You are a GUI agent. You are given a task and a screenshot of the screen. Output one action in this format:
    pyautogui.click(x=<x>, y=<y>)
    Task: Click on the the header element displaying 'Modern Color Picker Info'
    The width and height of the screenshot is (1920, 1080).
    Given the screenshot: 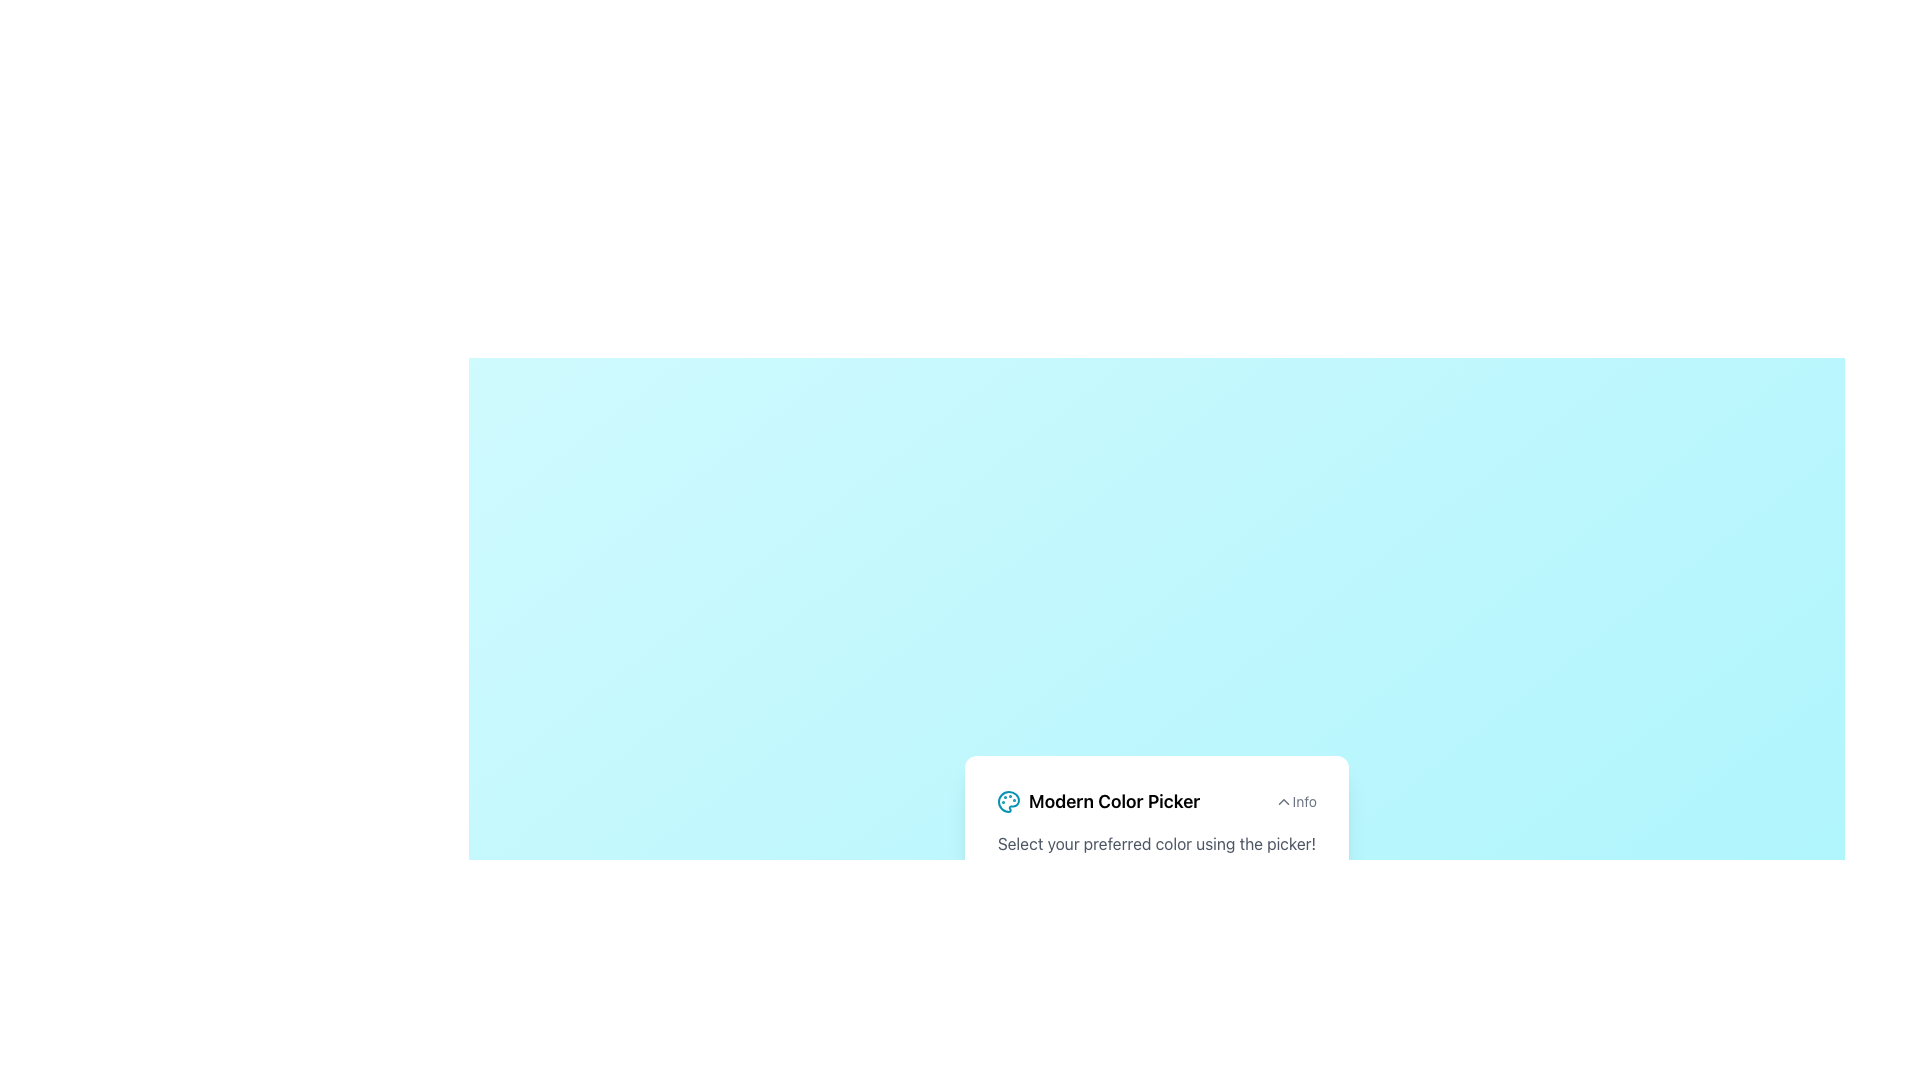 What is the action you would take?
    pyautogui.click(x=1156, y=800)
    